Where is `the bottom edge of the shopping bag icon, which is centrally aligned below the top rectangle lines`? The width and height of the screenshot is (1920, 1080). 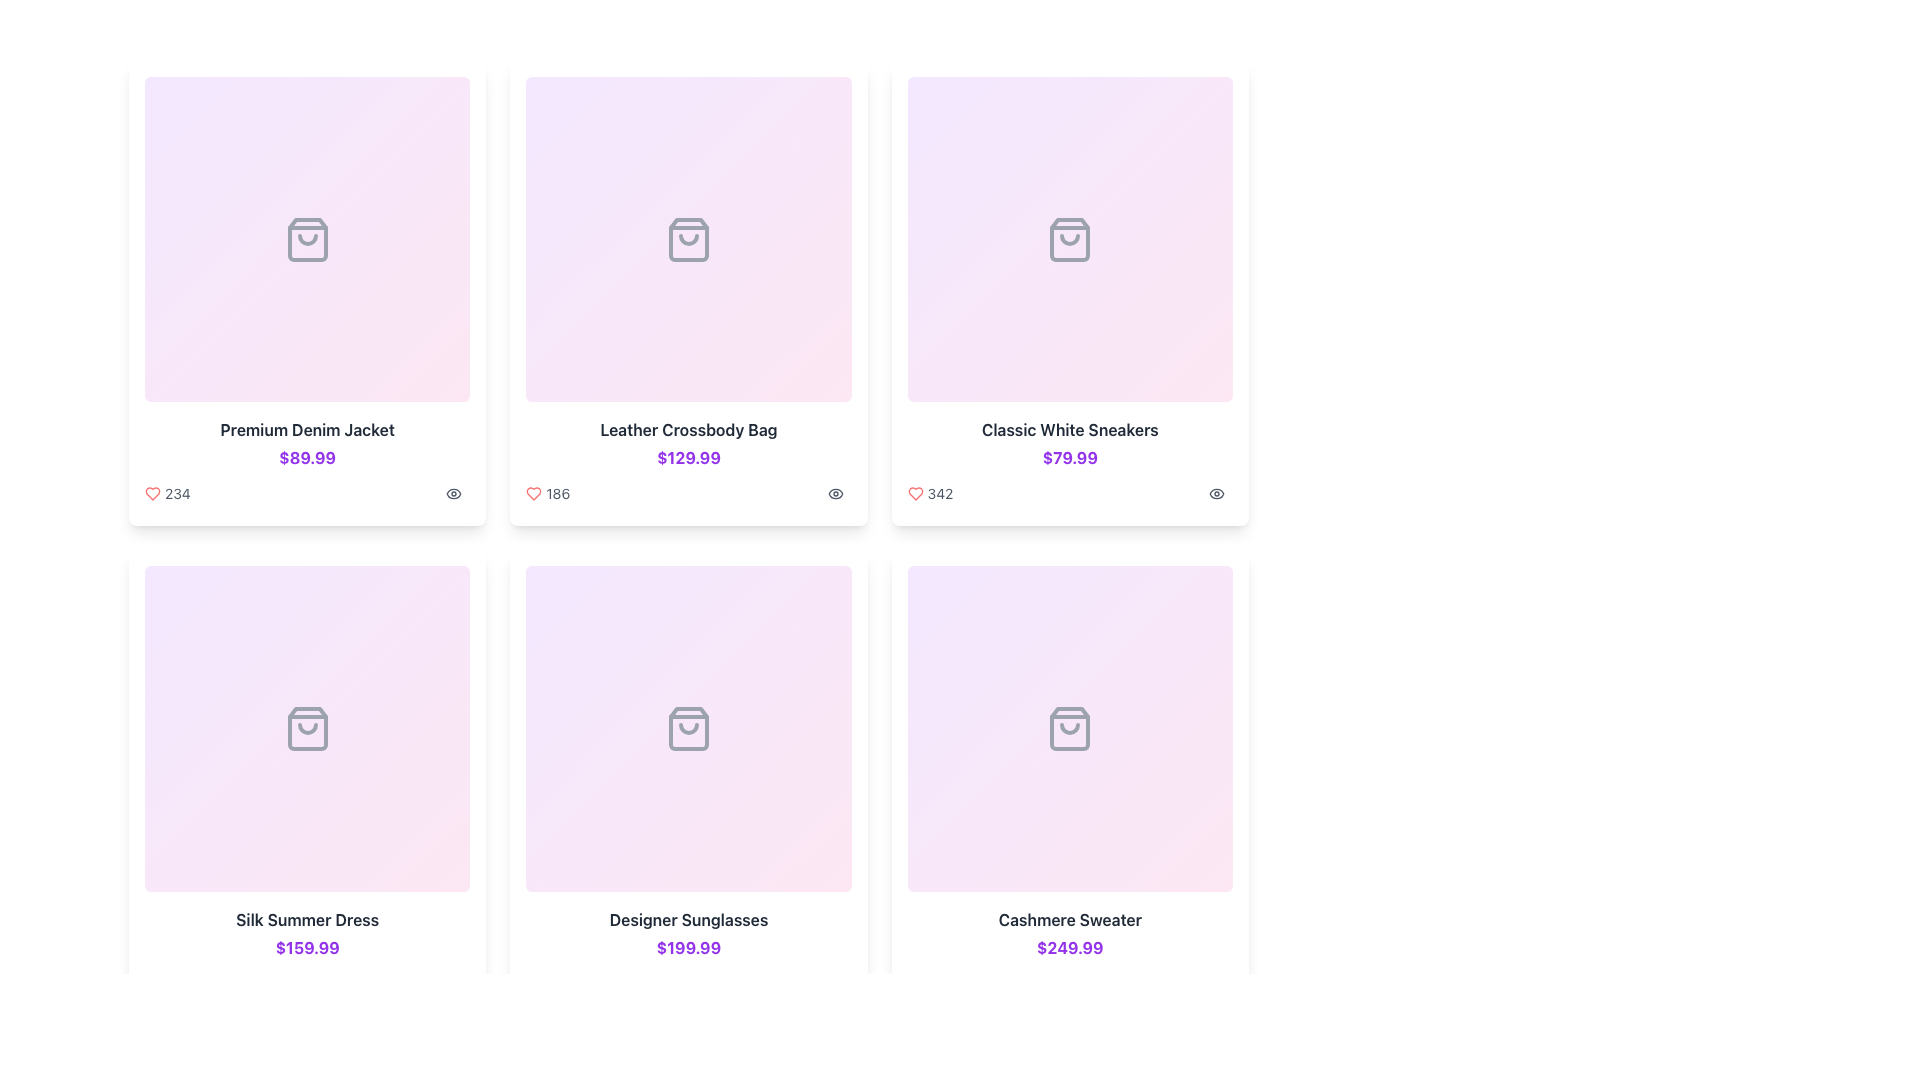 the bottom edge of the shopping bag icon, which is centrally aligned below the top rectangle lines is located at coordinates (306, 729).